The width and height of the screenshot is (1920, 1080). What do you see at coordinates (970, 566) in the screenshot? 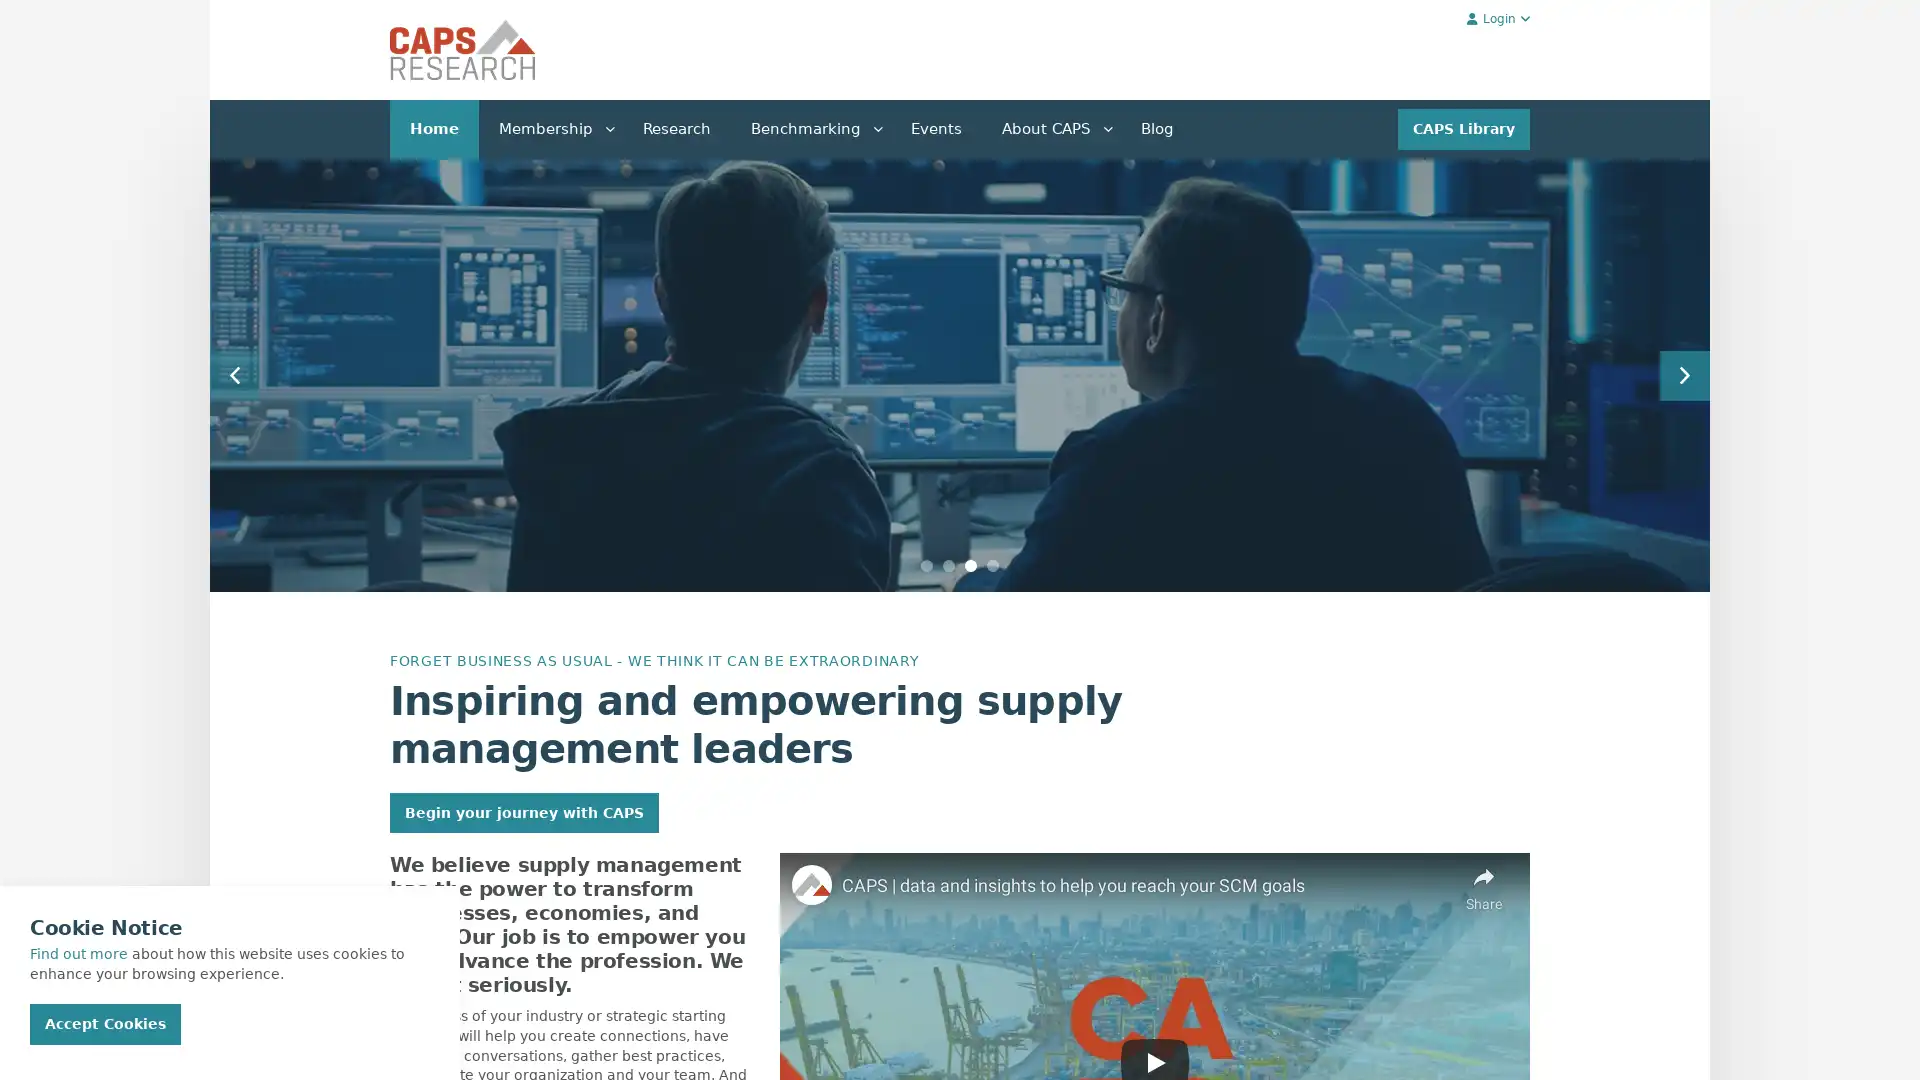
I see `3` at bounding box center [970, 566].